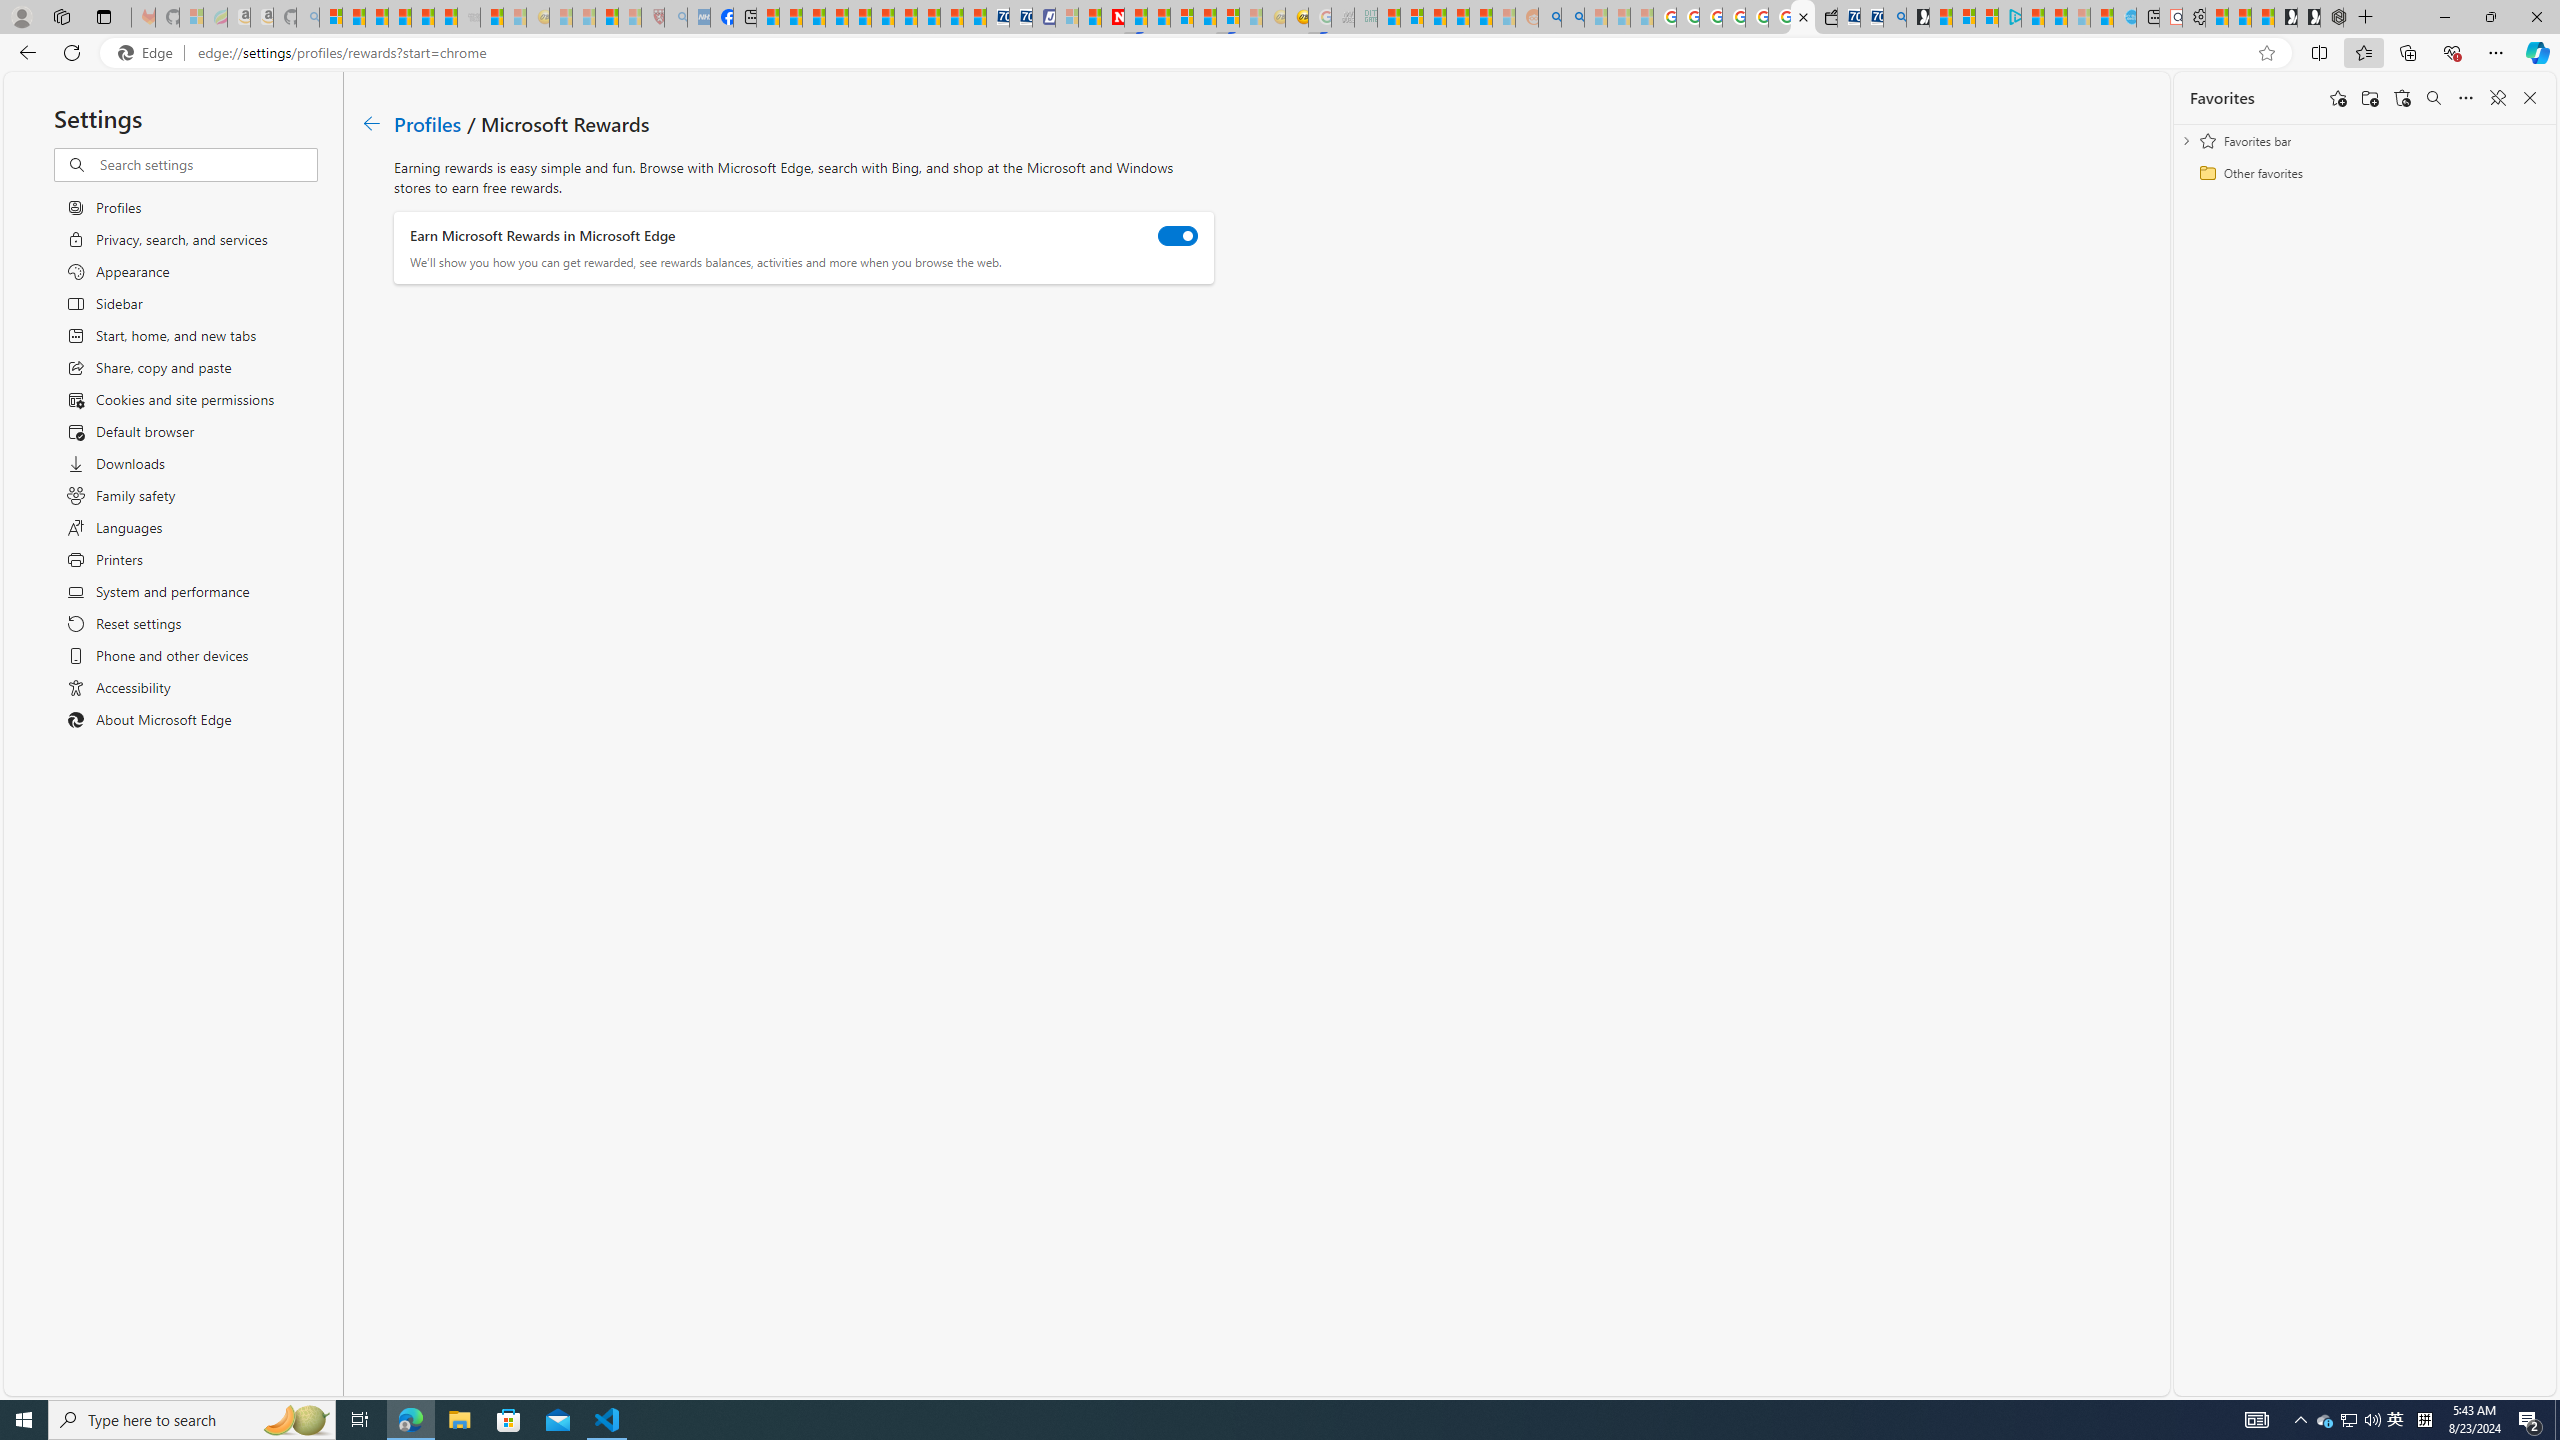 This screenshot has height=1440, width=2560. I want to click on 'Add this page to favorites', so click(2337, 96).